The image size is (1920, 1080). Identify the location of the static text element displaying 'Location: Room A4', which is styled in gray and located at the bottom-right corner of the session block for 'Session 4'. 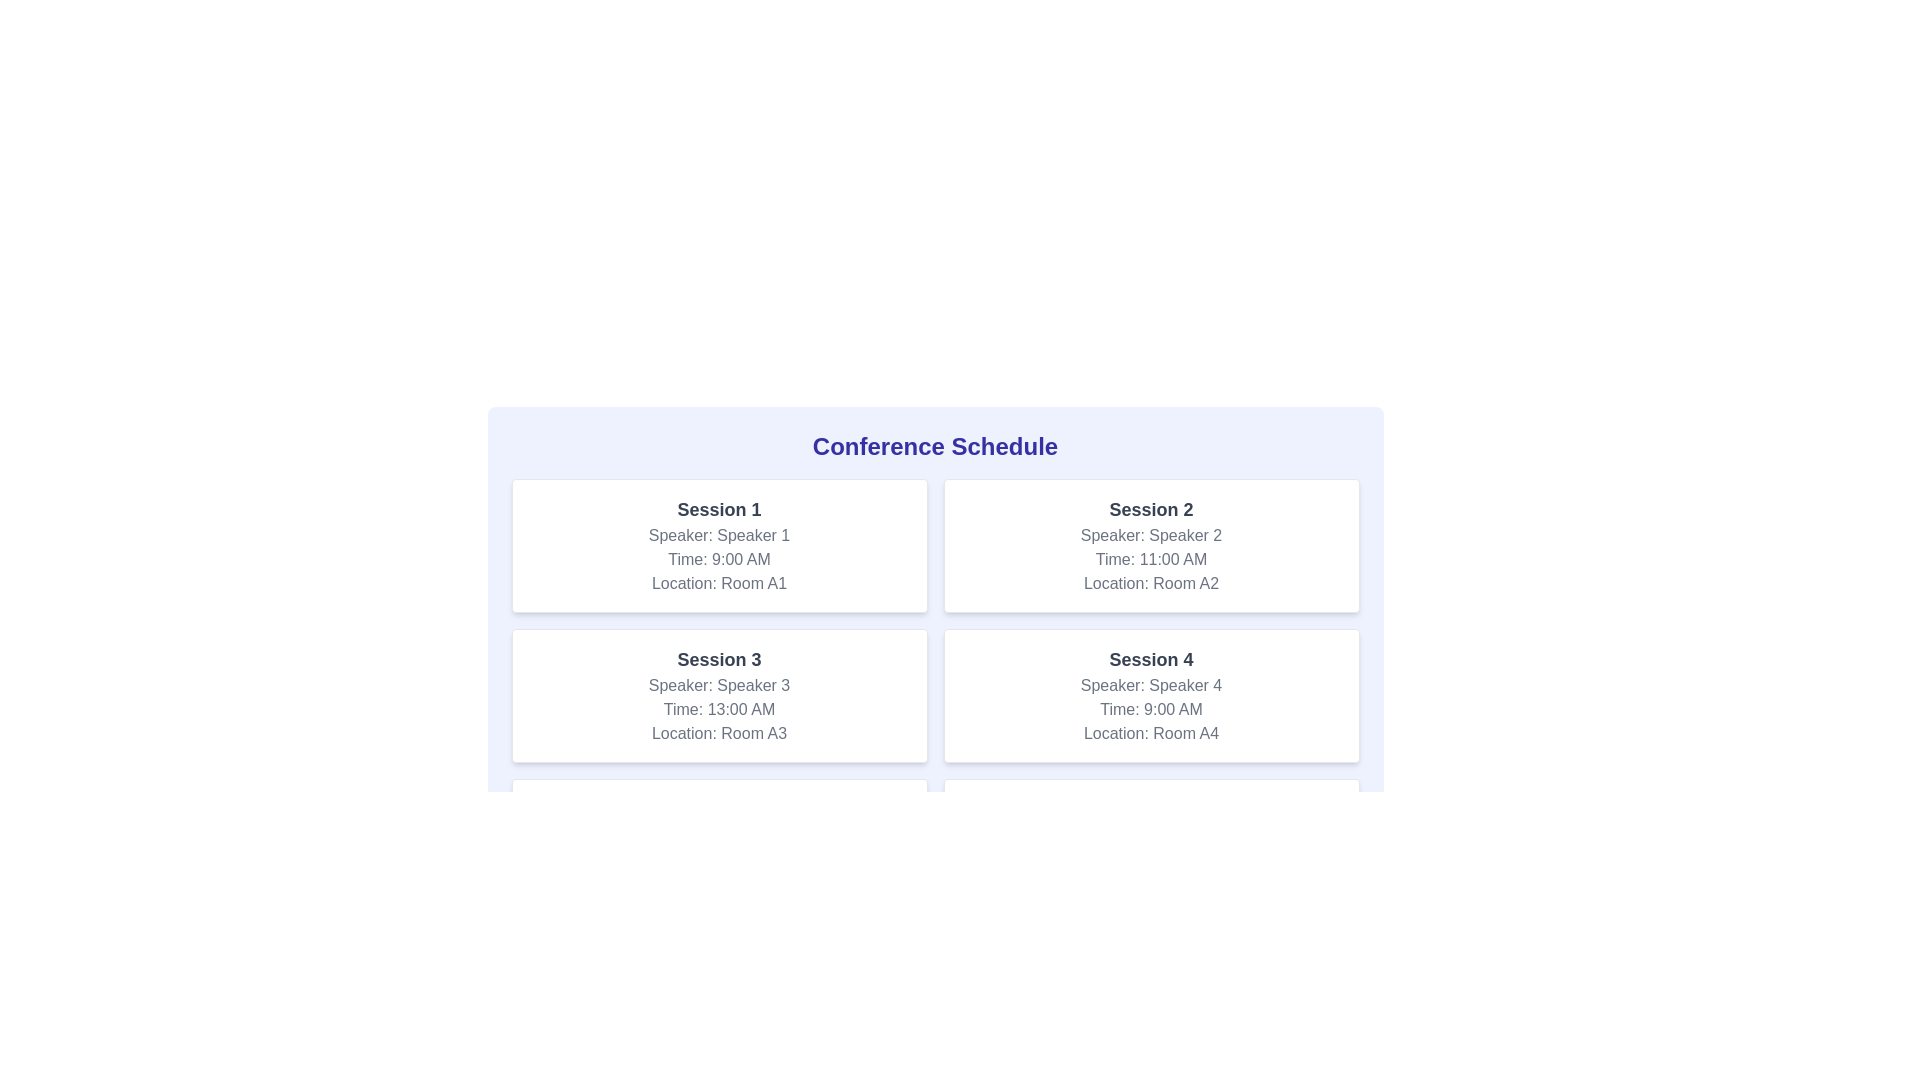
(1151, 733).